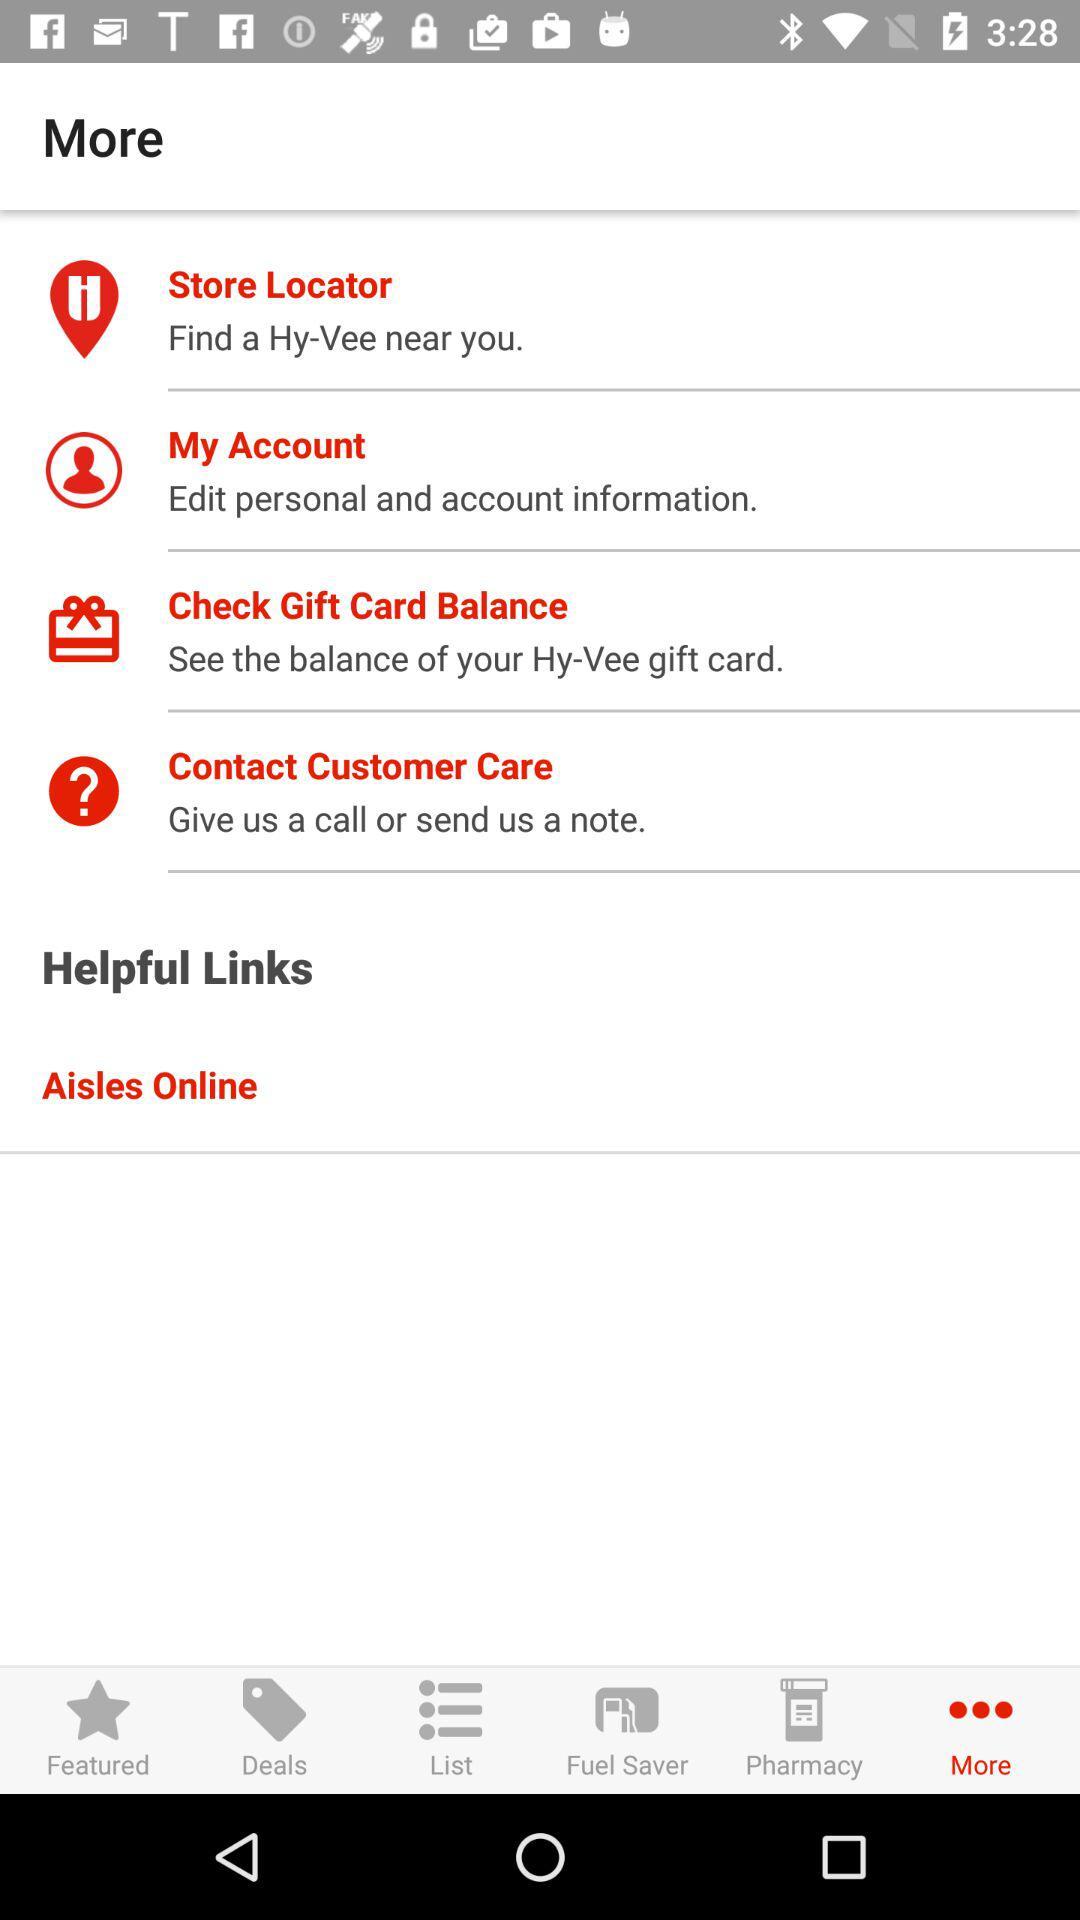  Describe the element at coordinates (451, 1729) in the screenshot. I see `the icon next to fuel saver icon` at that location.